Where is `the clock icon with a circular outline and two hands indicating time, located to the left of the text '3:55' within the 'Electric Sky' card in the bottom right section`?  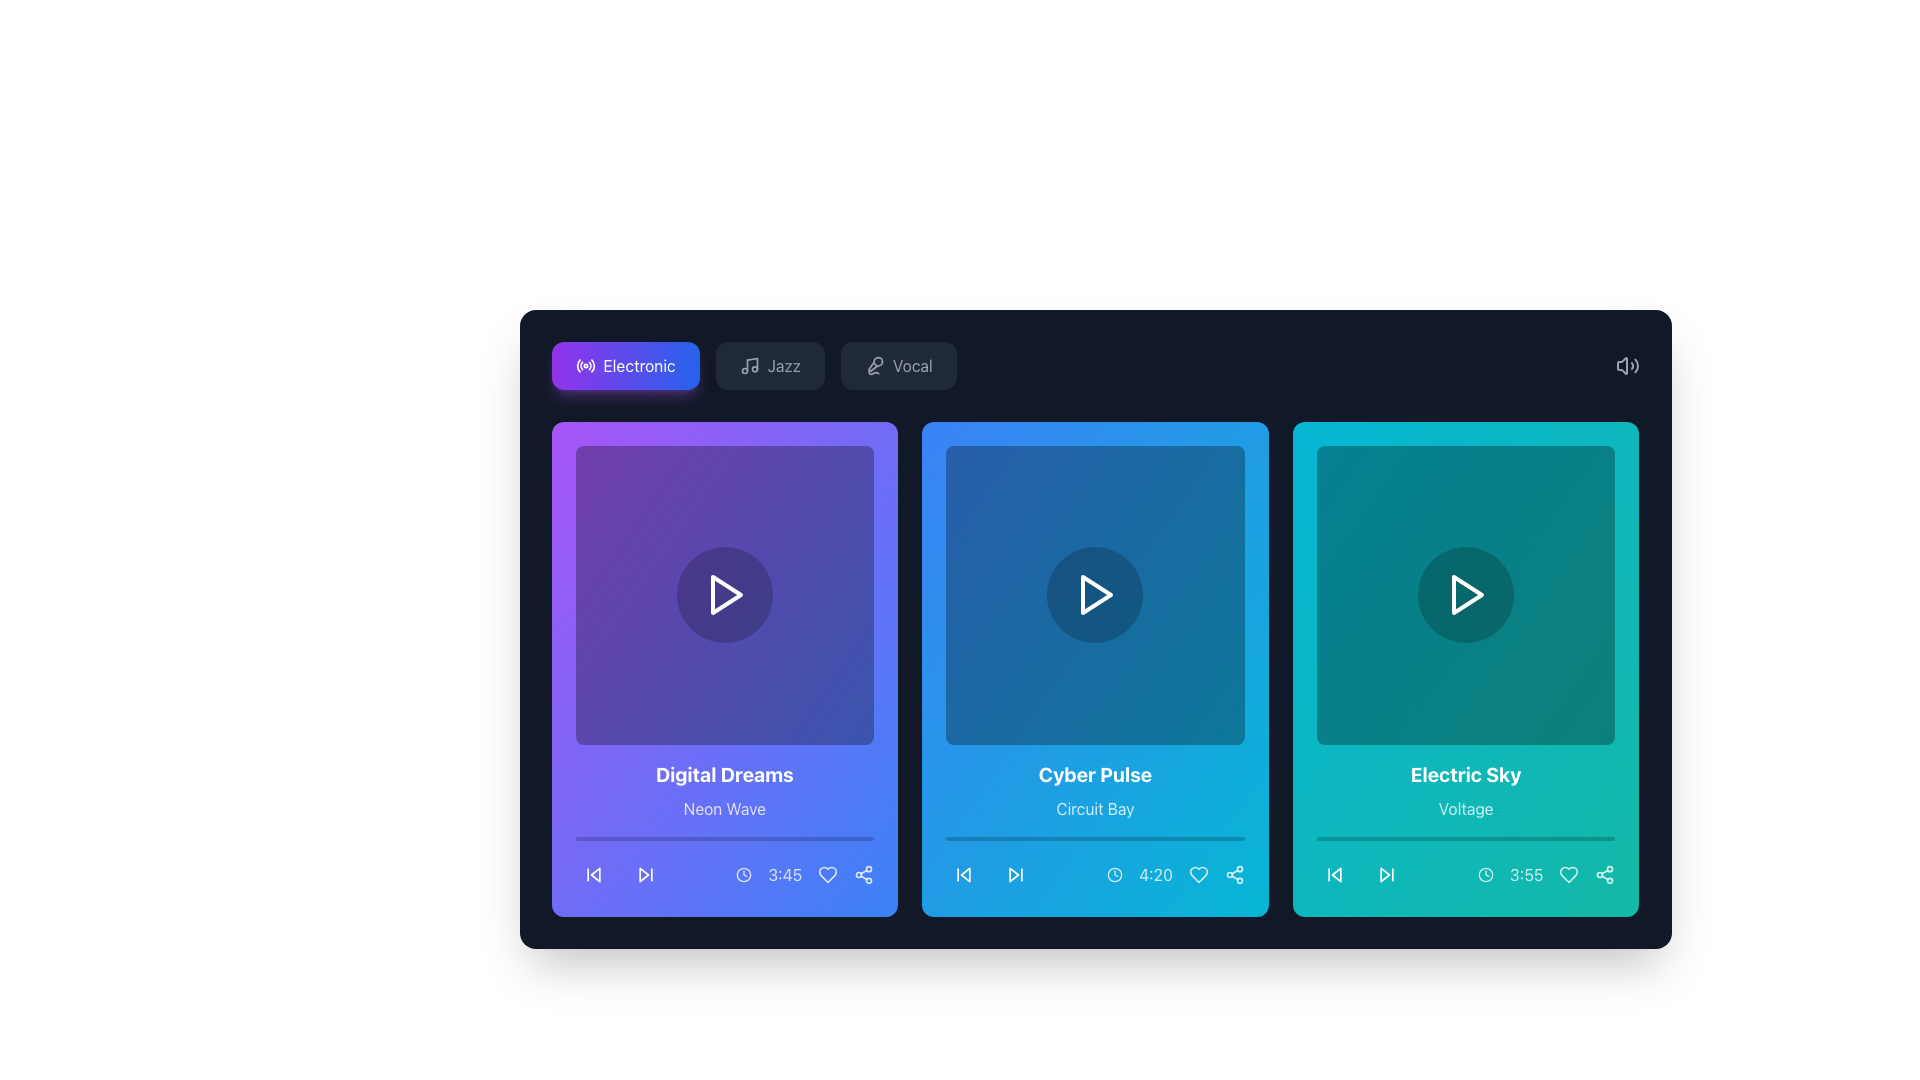 the clock icon with a circular outline and two hands indicating time, located to the left of the text '3:55' within the 'Electric Sky' card in the bottom right section is located at coordinates (1485, 873).